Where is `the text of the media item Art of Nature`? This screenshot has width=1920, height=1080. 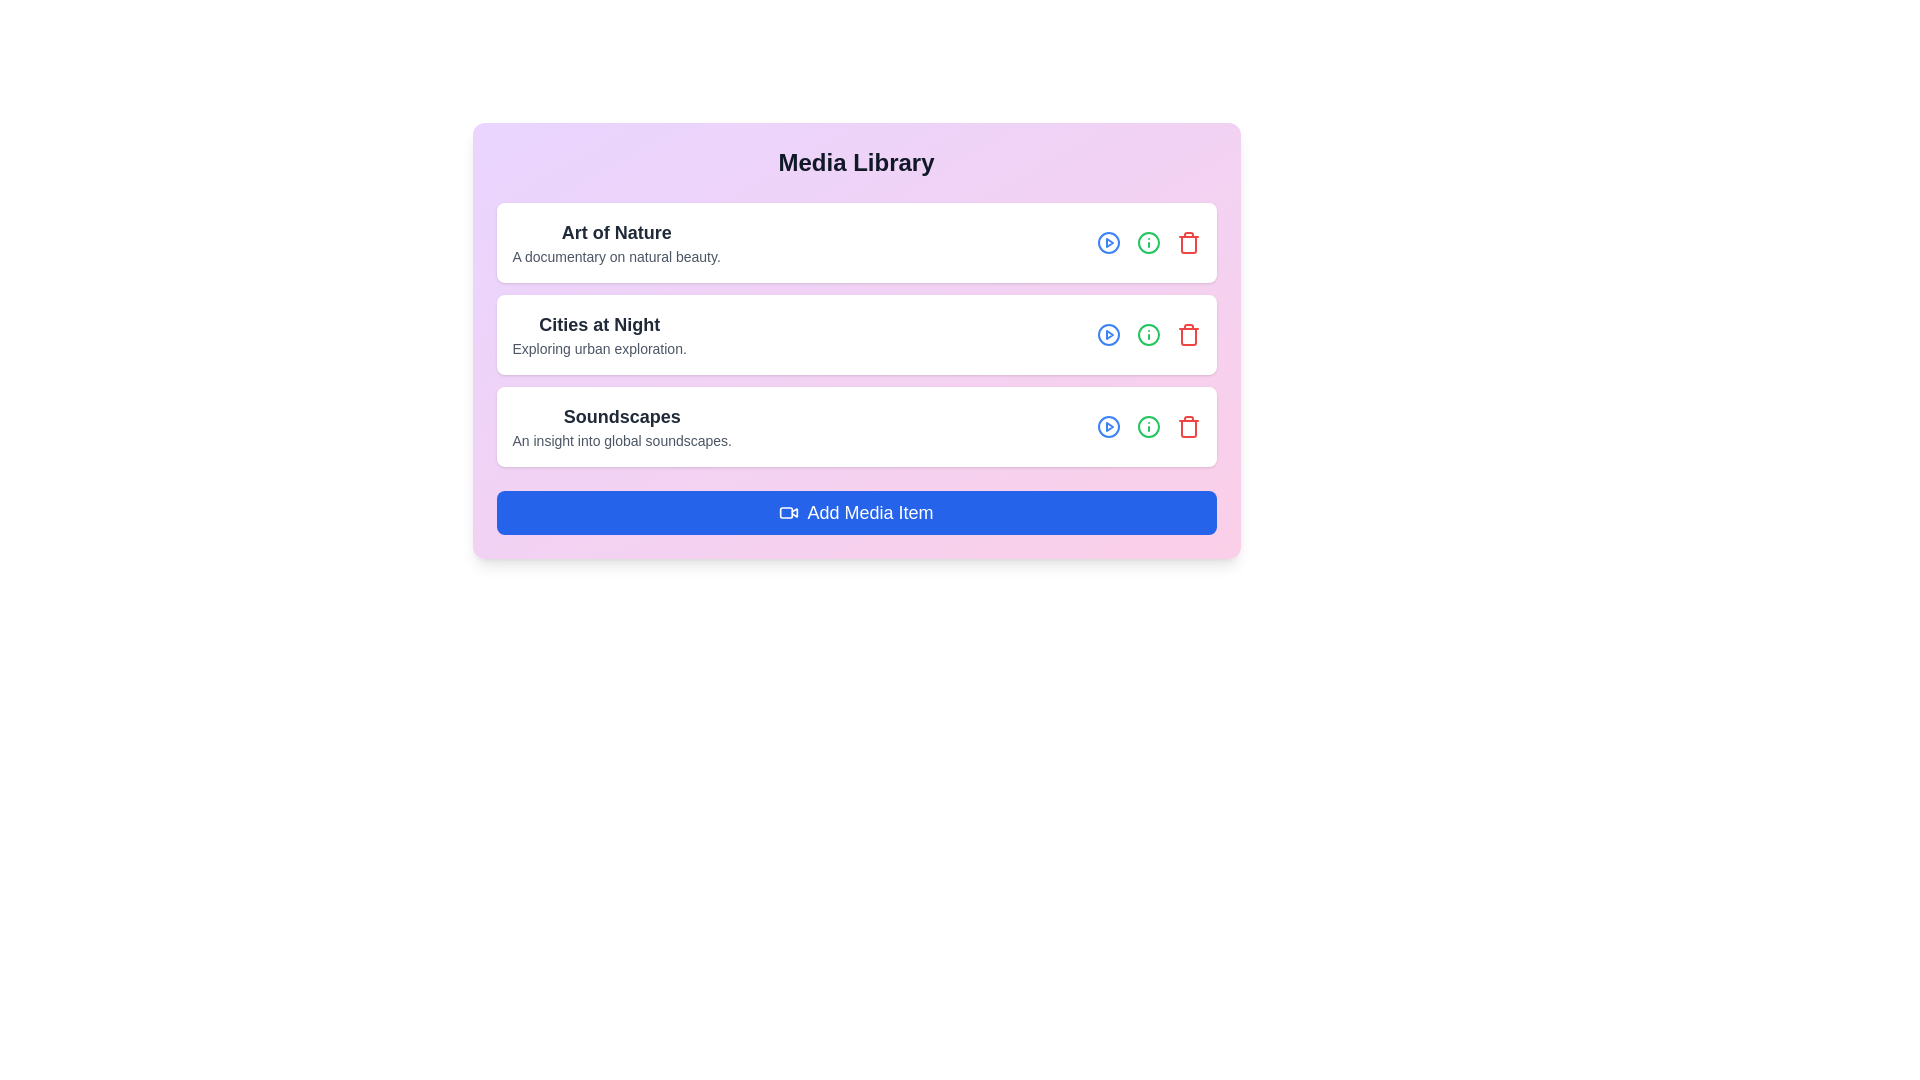
the text of the media item Art of Nature is located at coordinates (614, 242).